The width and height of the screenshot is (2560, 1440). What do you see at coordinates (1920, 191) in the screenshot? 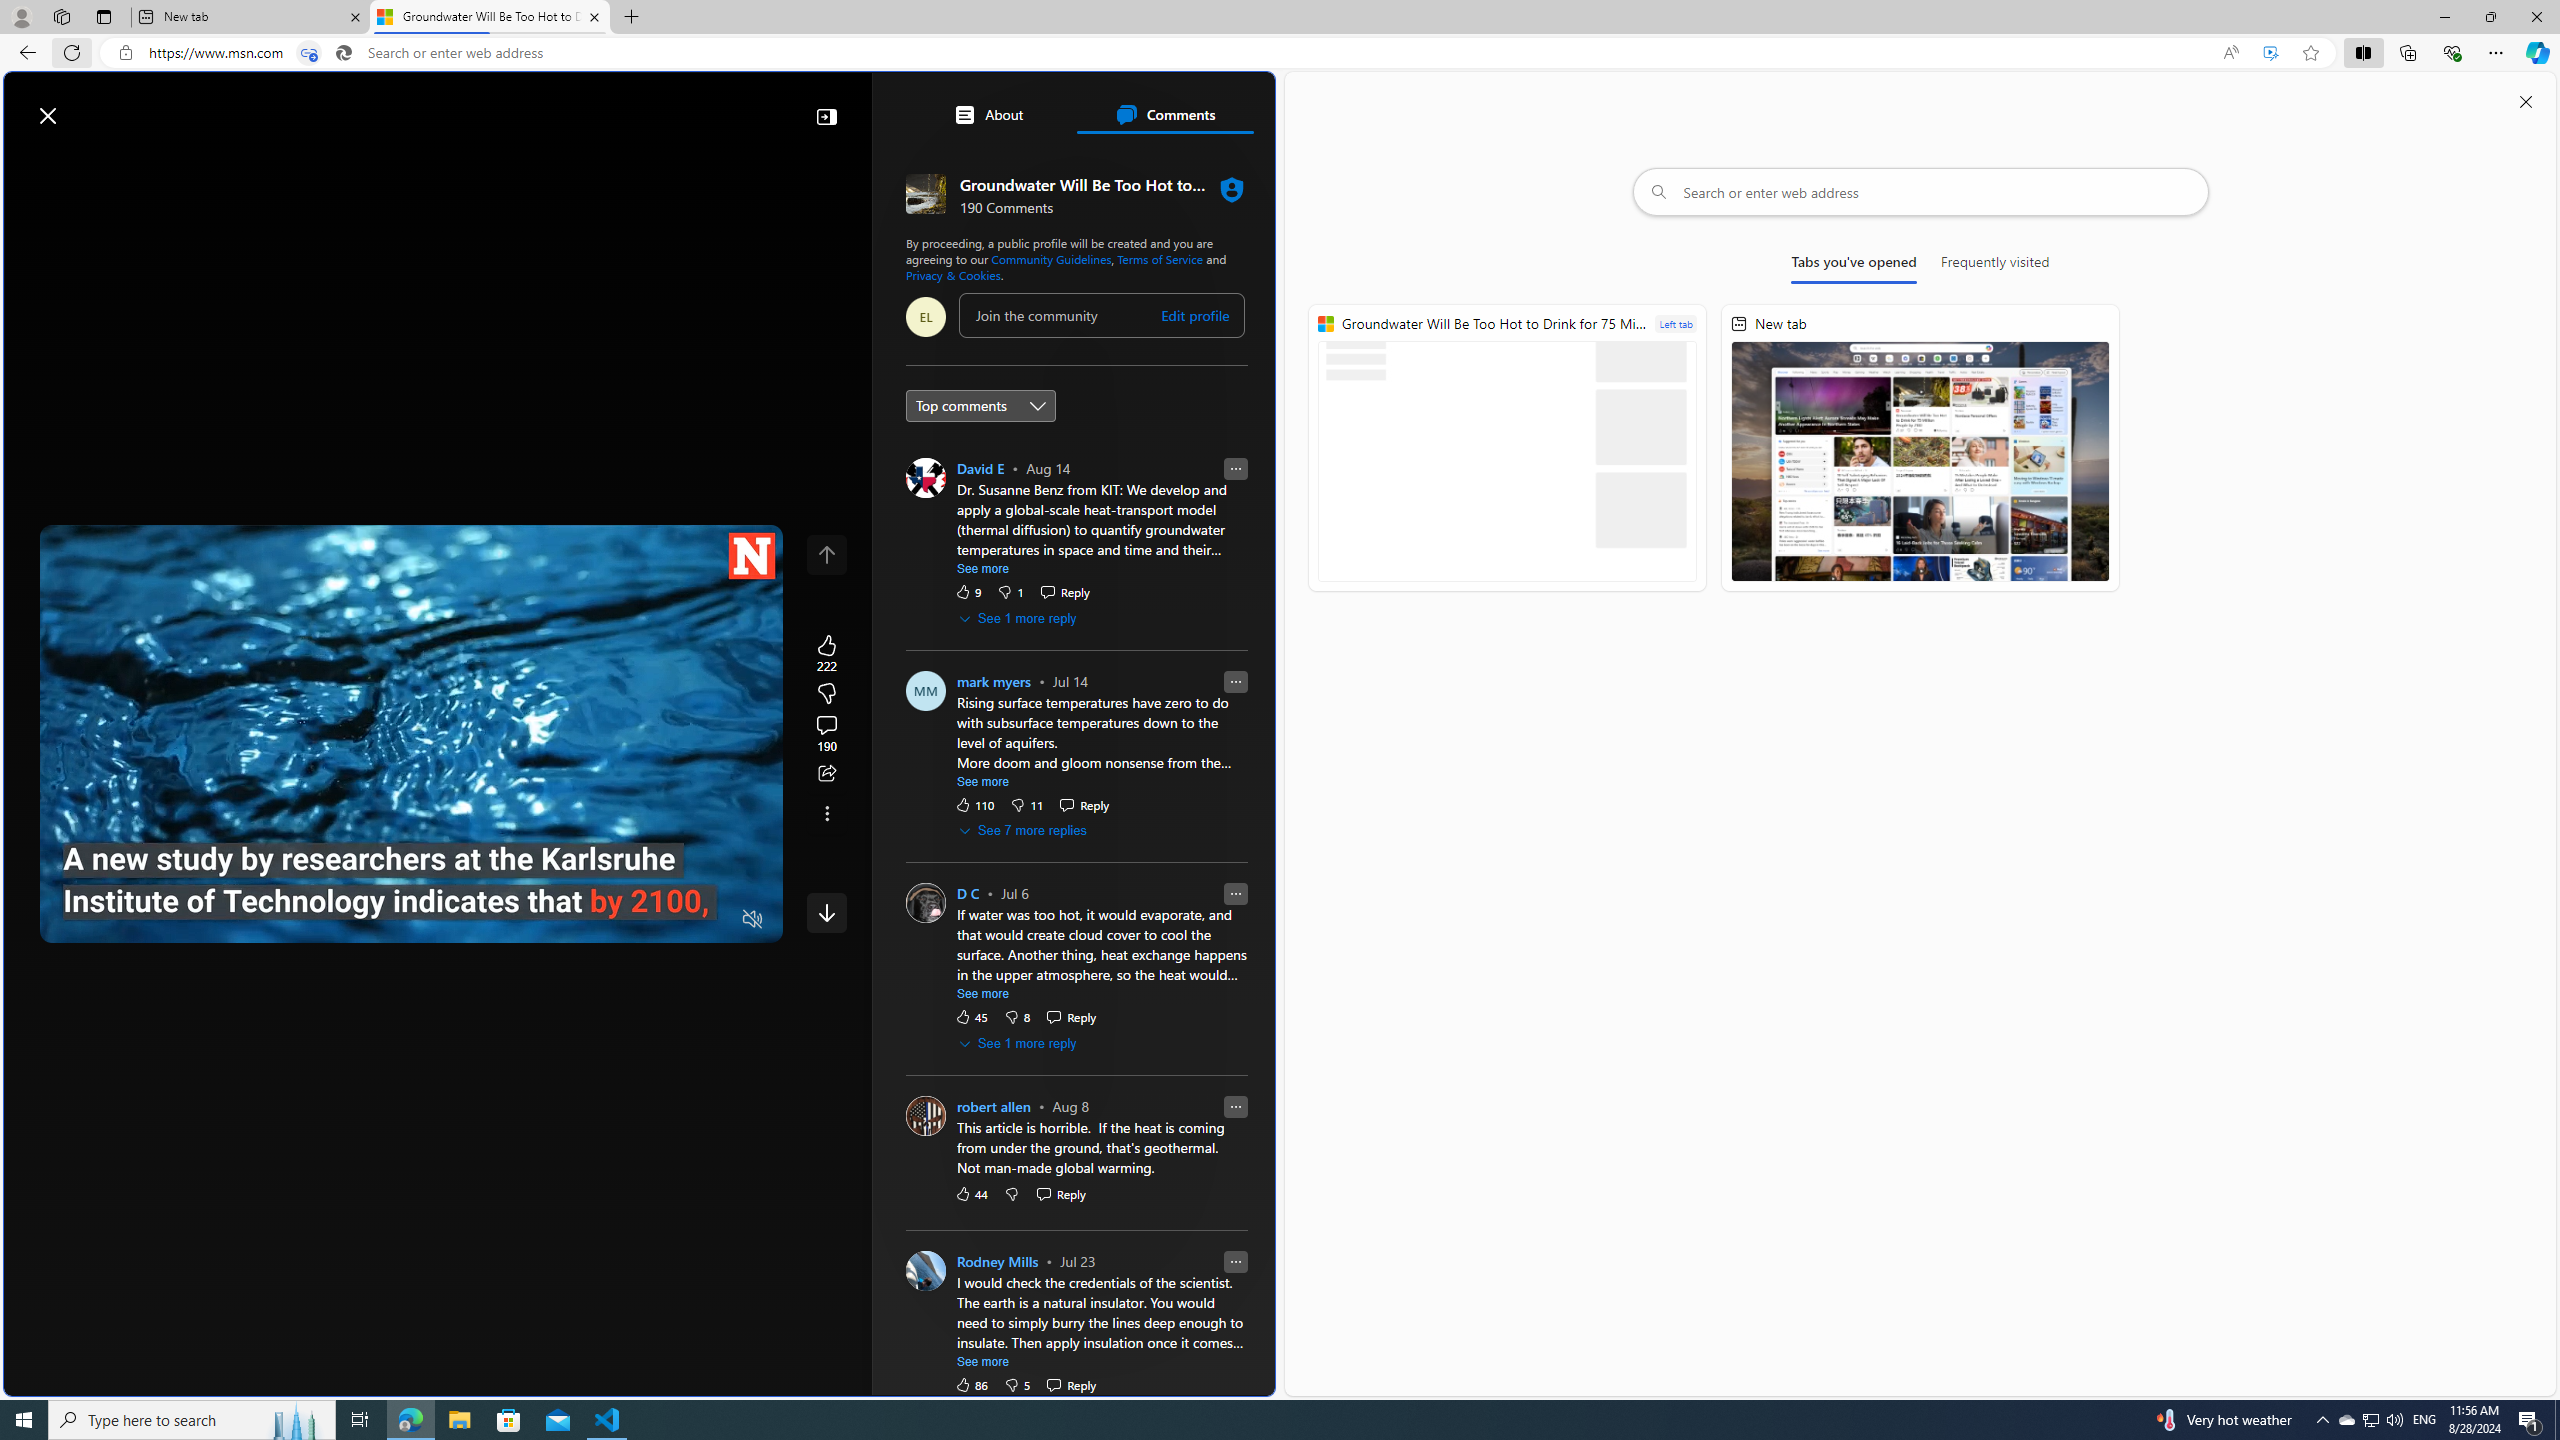
I see `'Search or enter web address'` at bounding box center [1920, 191].